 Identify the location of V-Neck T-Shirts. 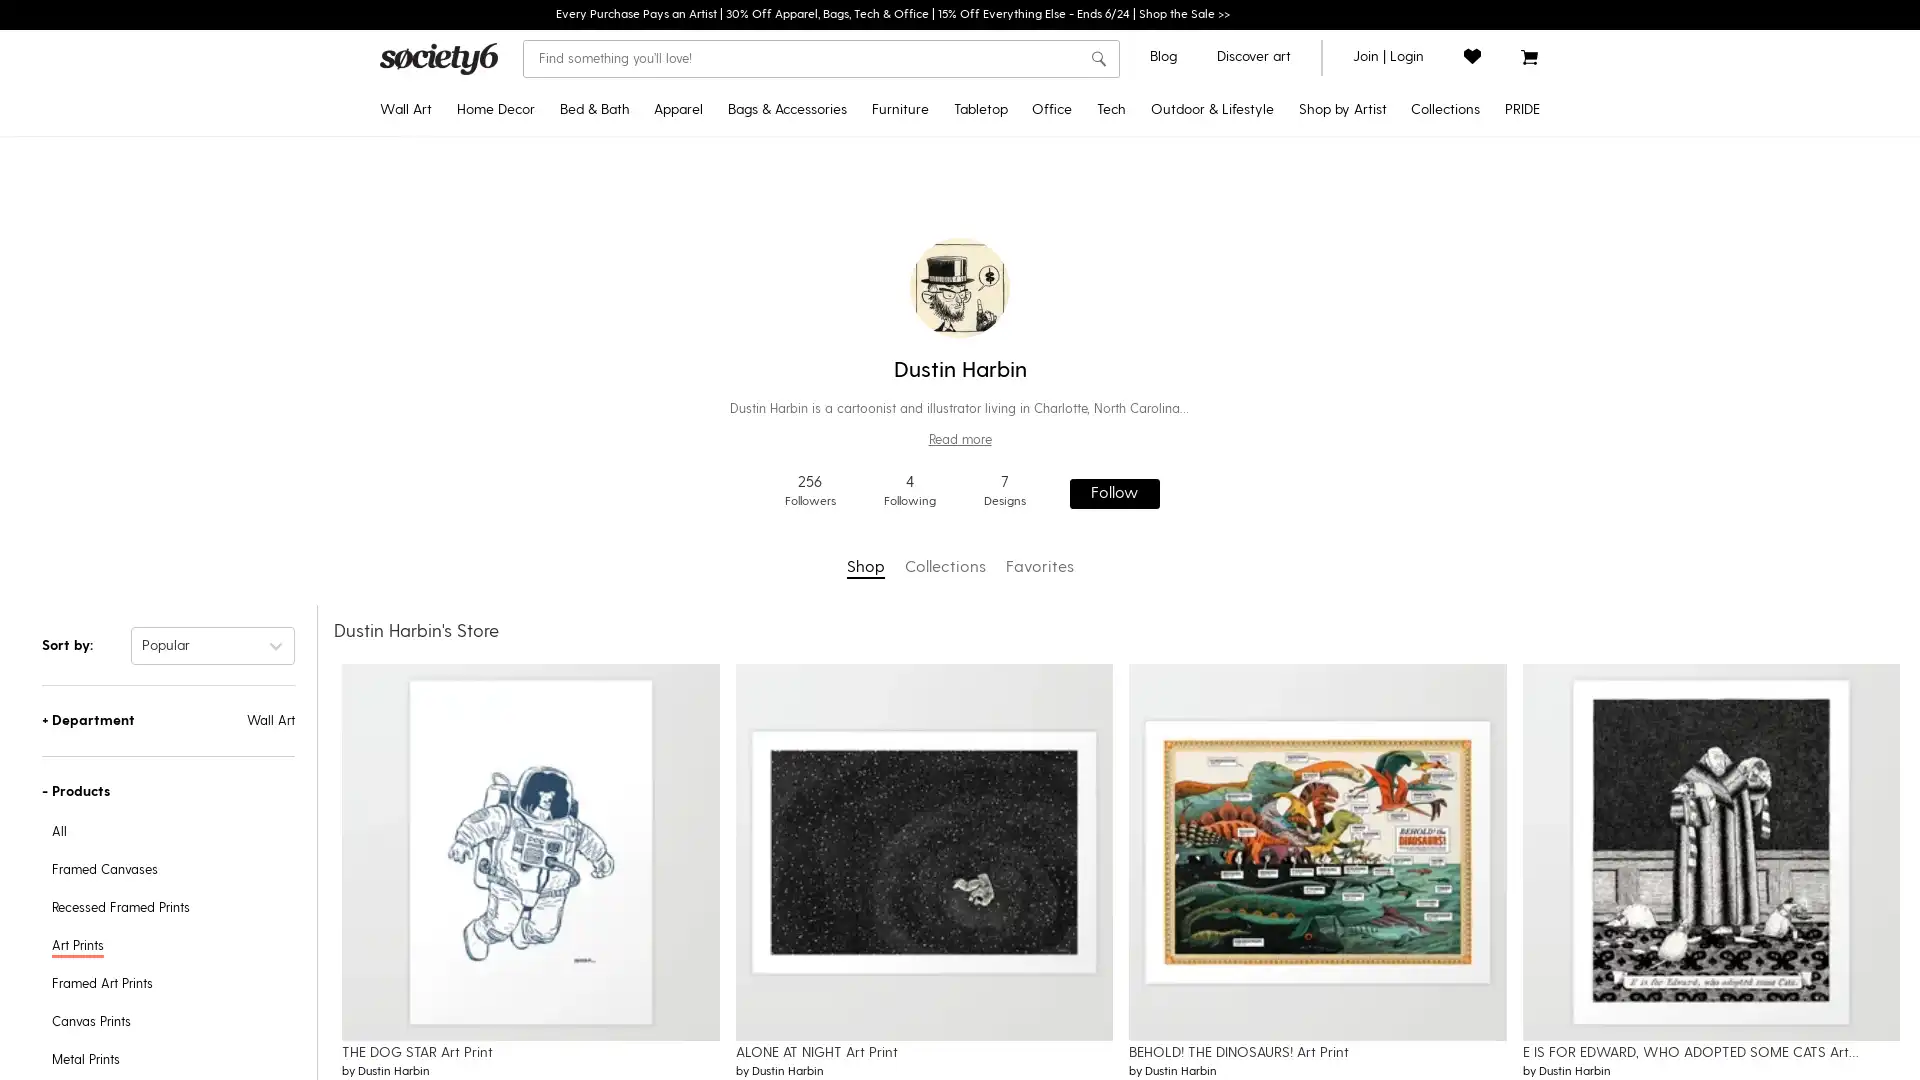
(741, 320).